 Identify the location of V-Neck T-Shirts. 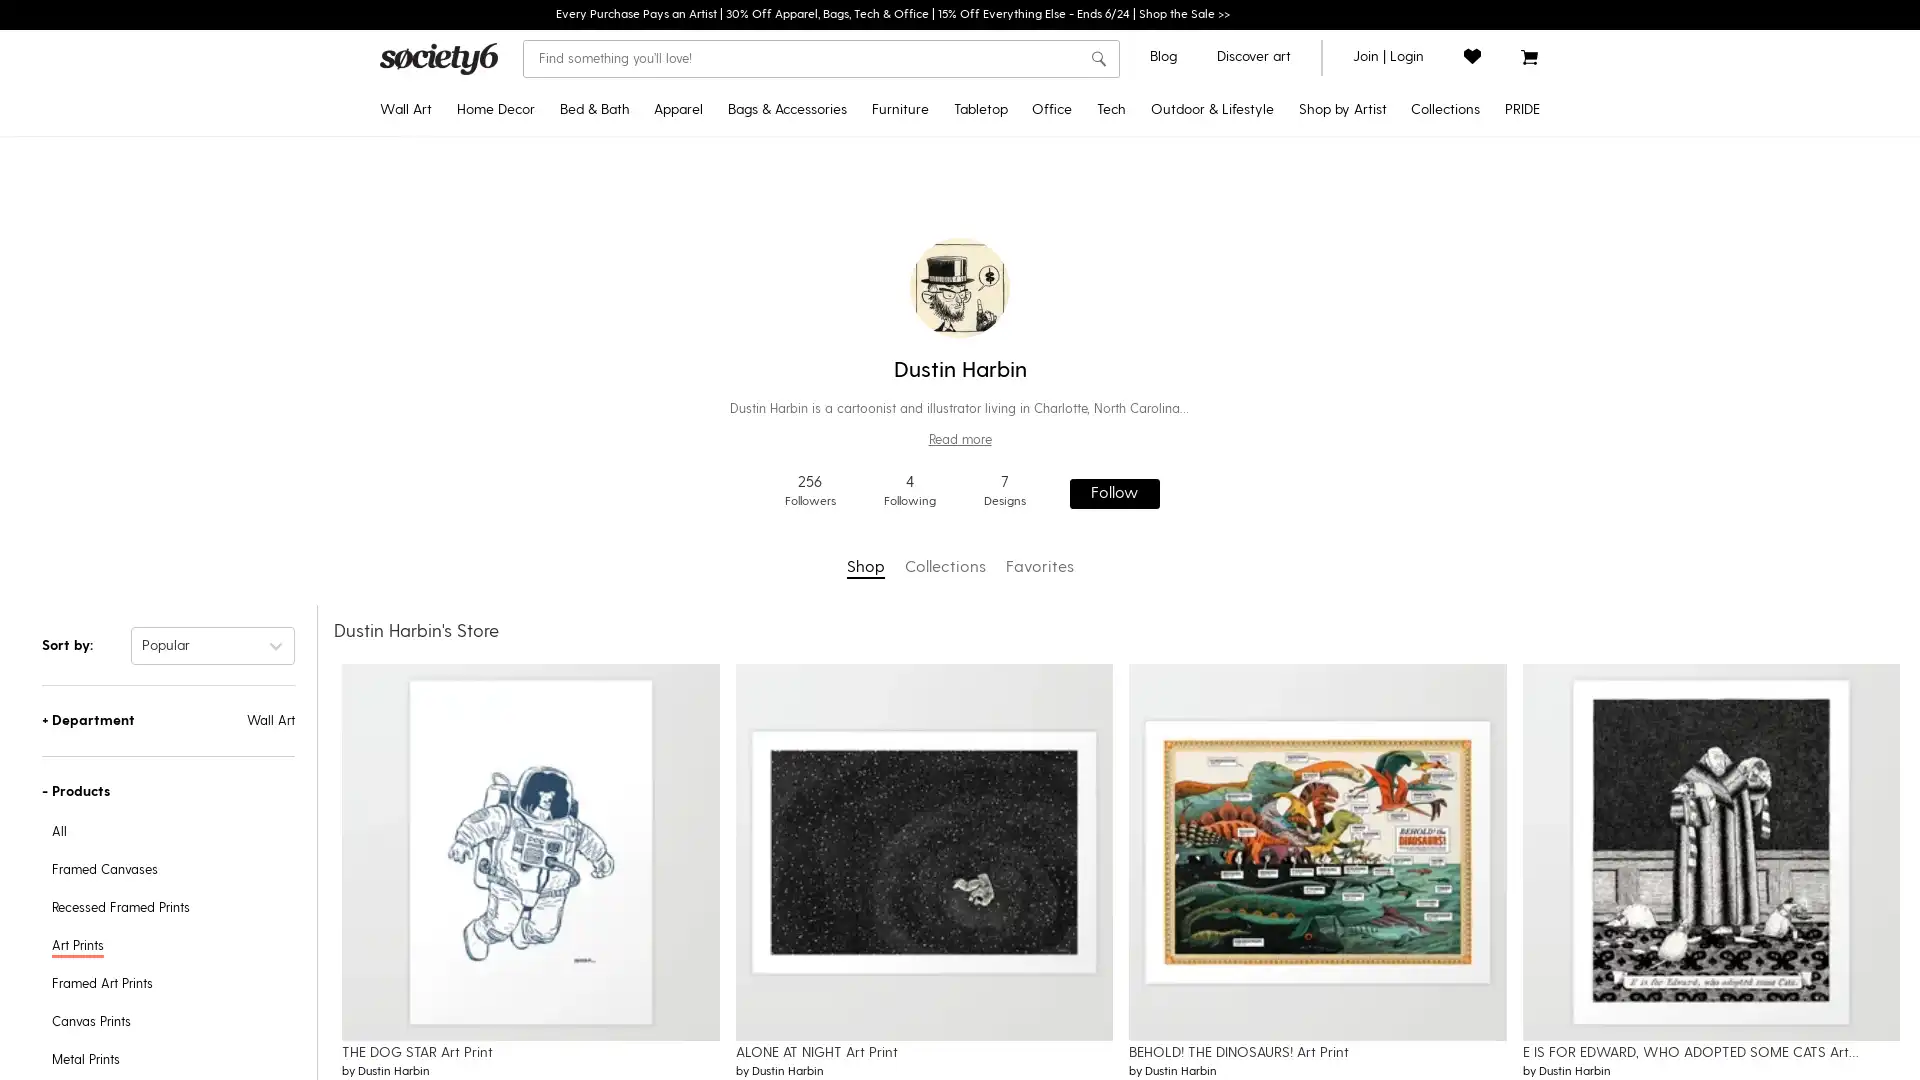
(741, 320).